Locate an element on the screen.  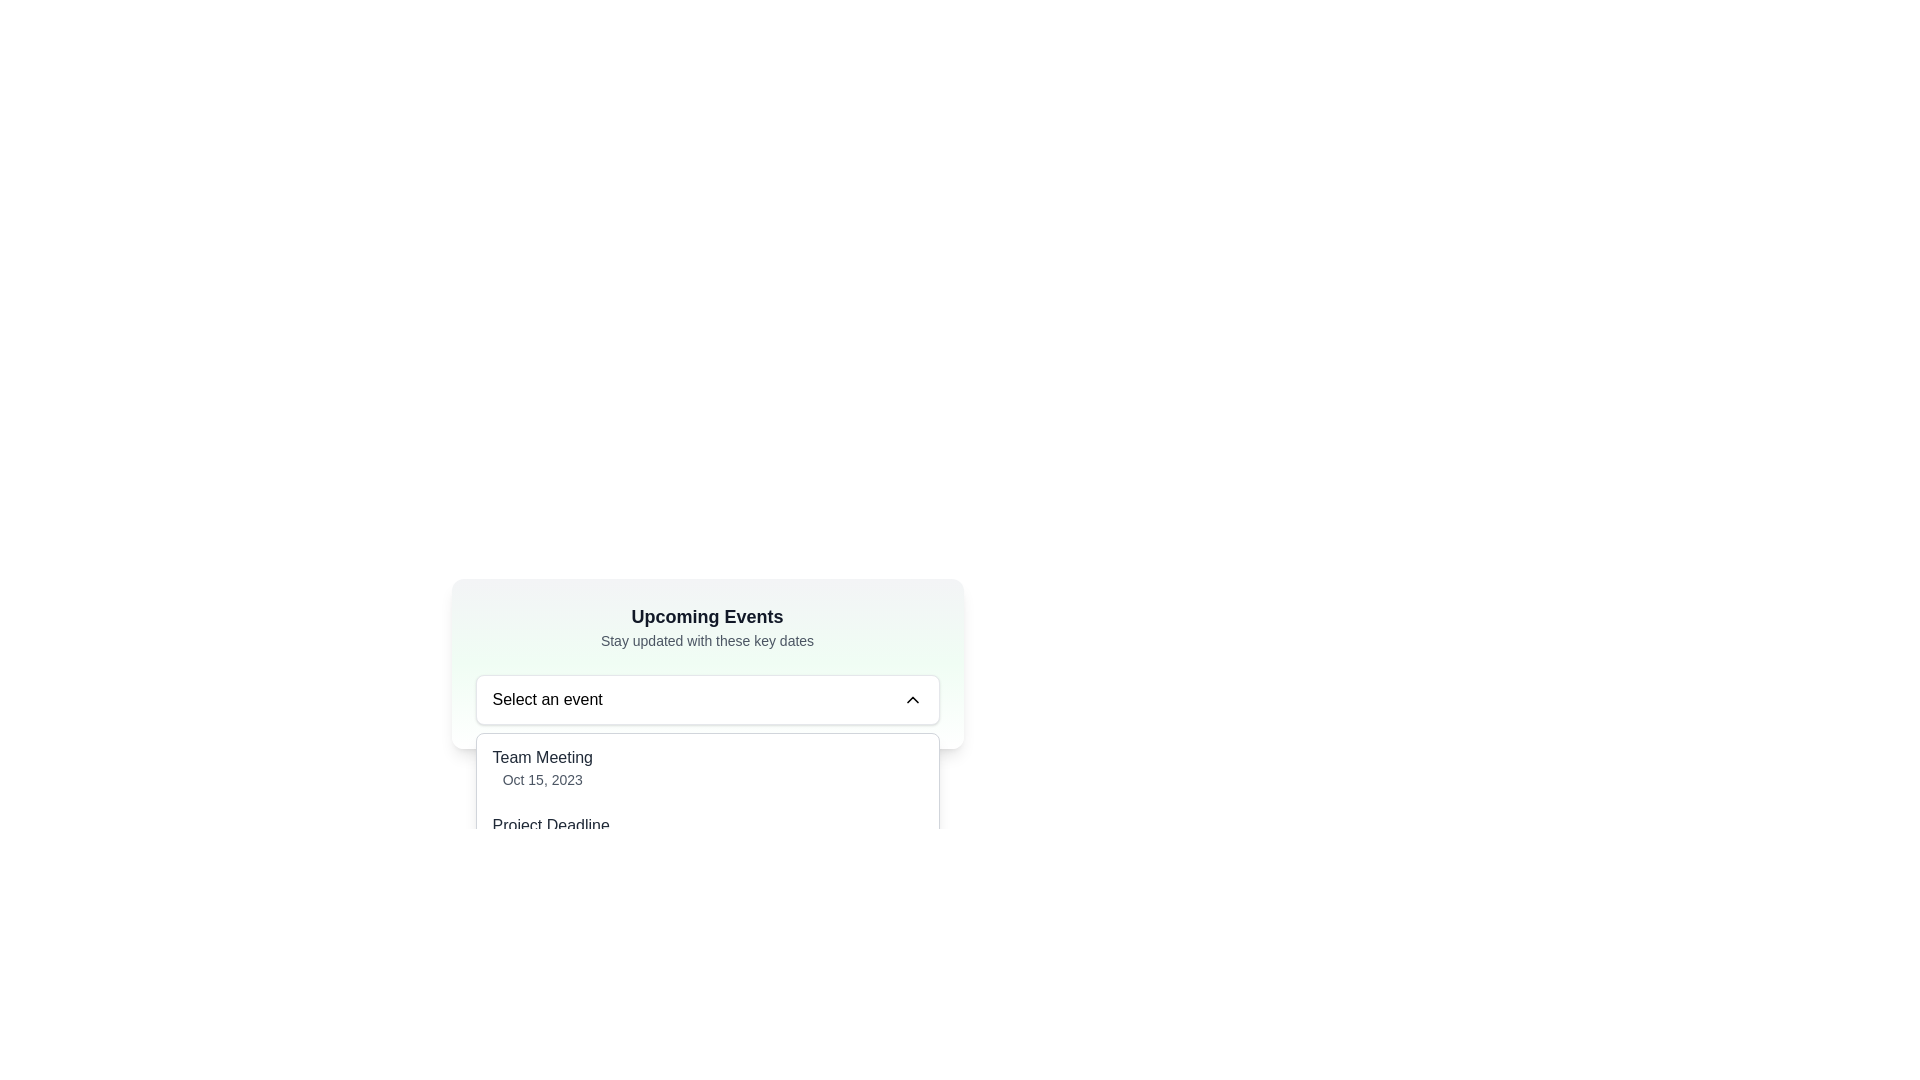
the upward arrow-shaped icon, which is the rightmost component of the 'Select an event' button, to indicate focus is located at coordinates (911, 698).